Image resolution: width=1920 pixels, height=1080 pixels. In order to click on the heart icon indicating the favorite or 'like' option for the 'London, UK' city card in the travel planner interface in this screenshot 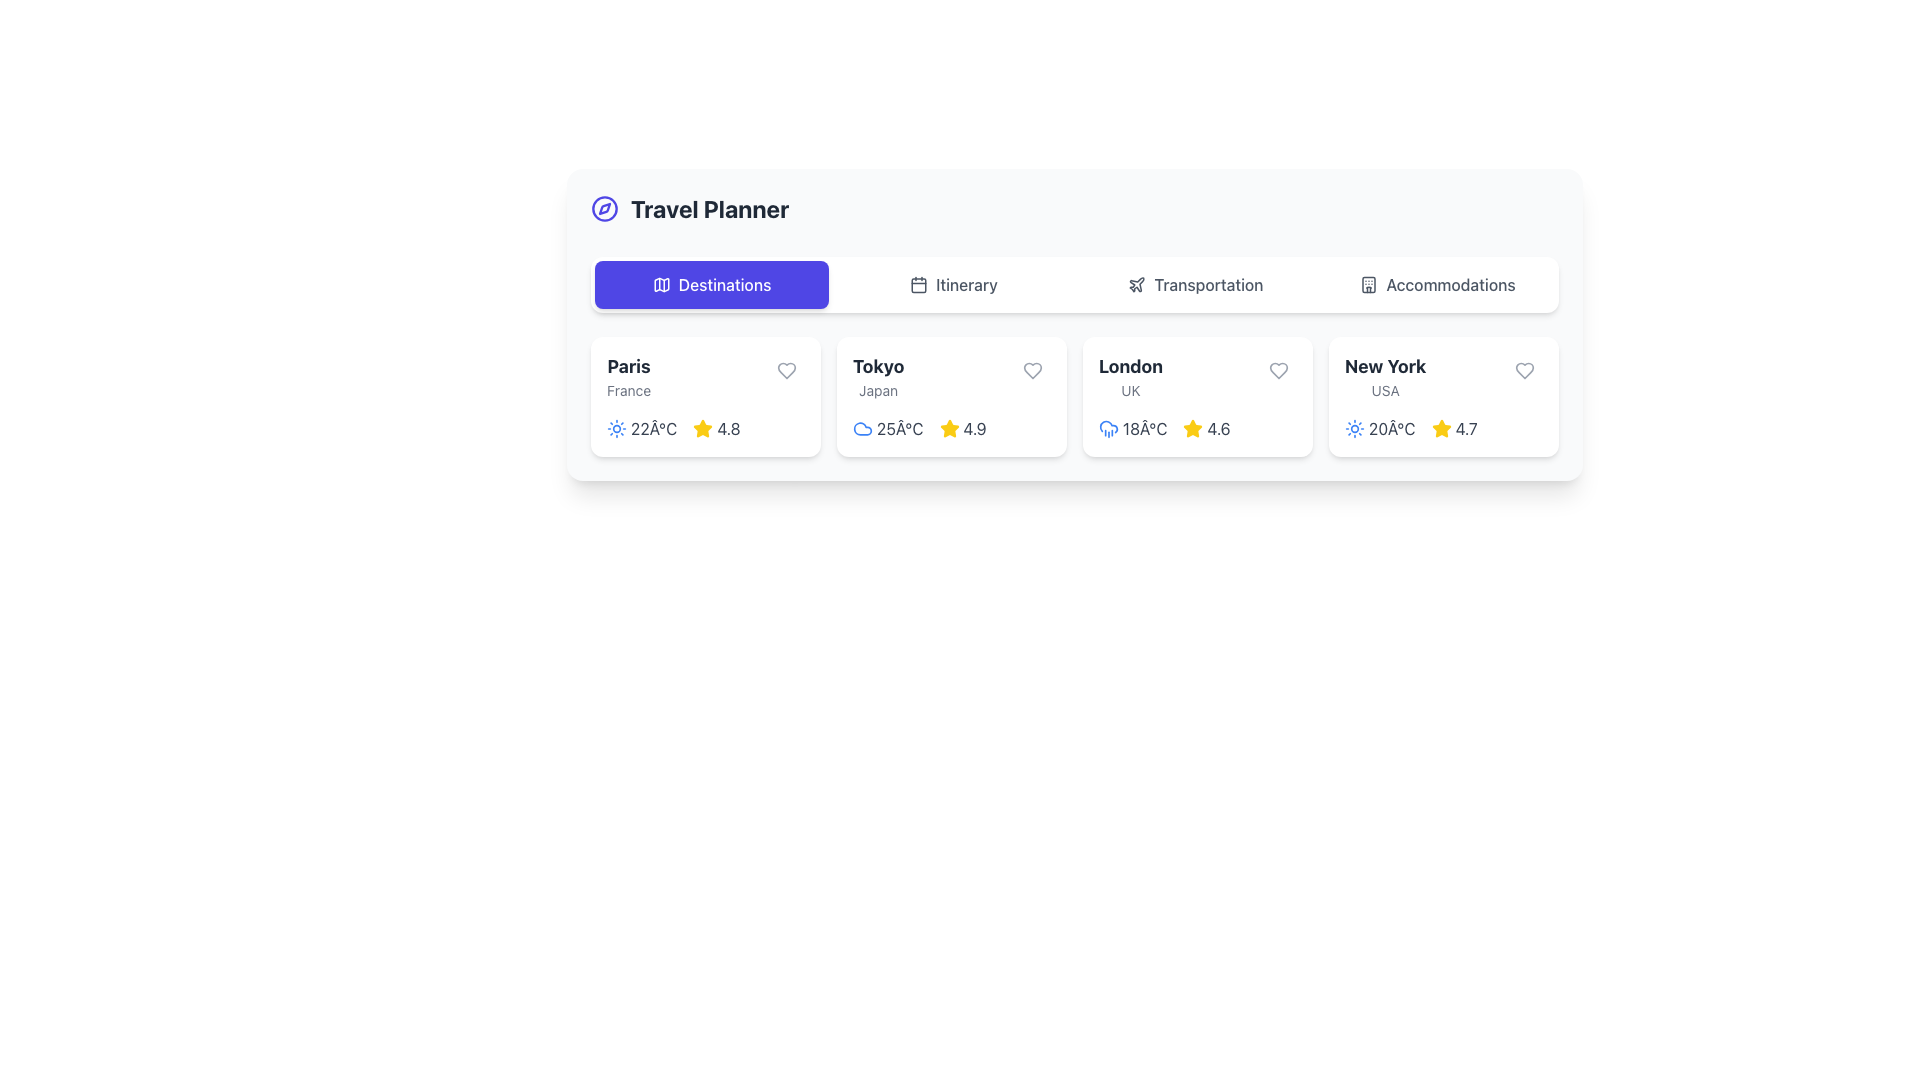, I will do `click(1277, 370)`.